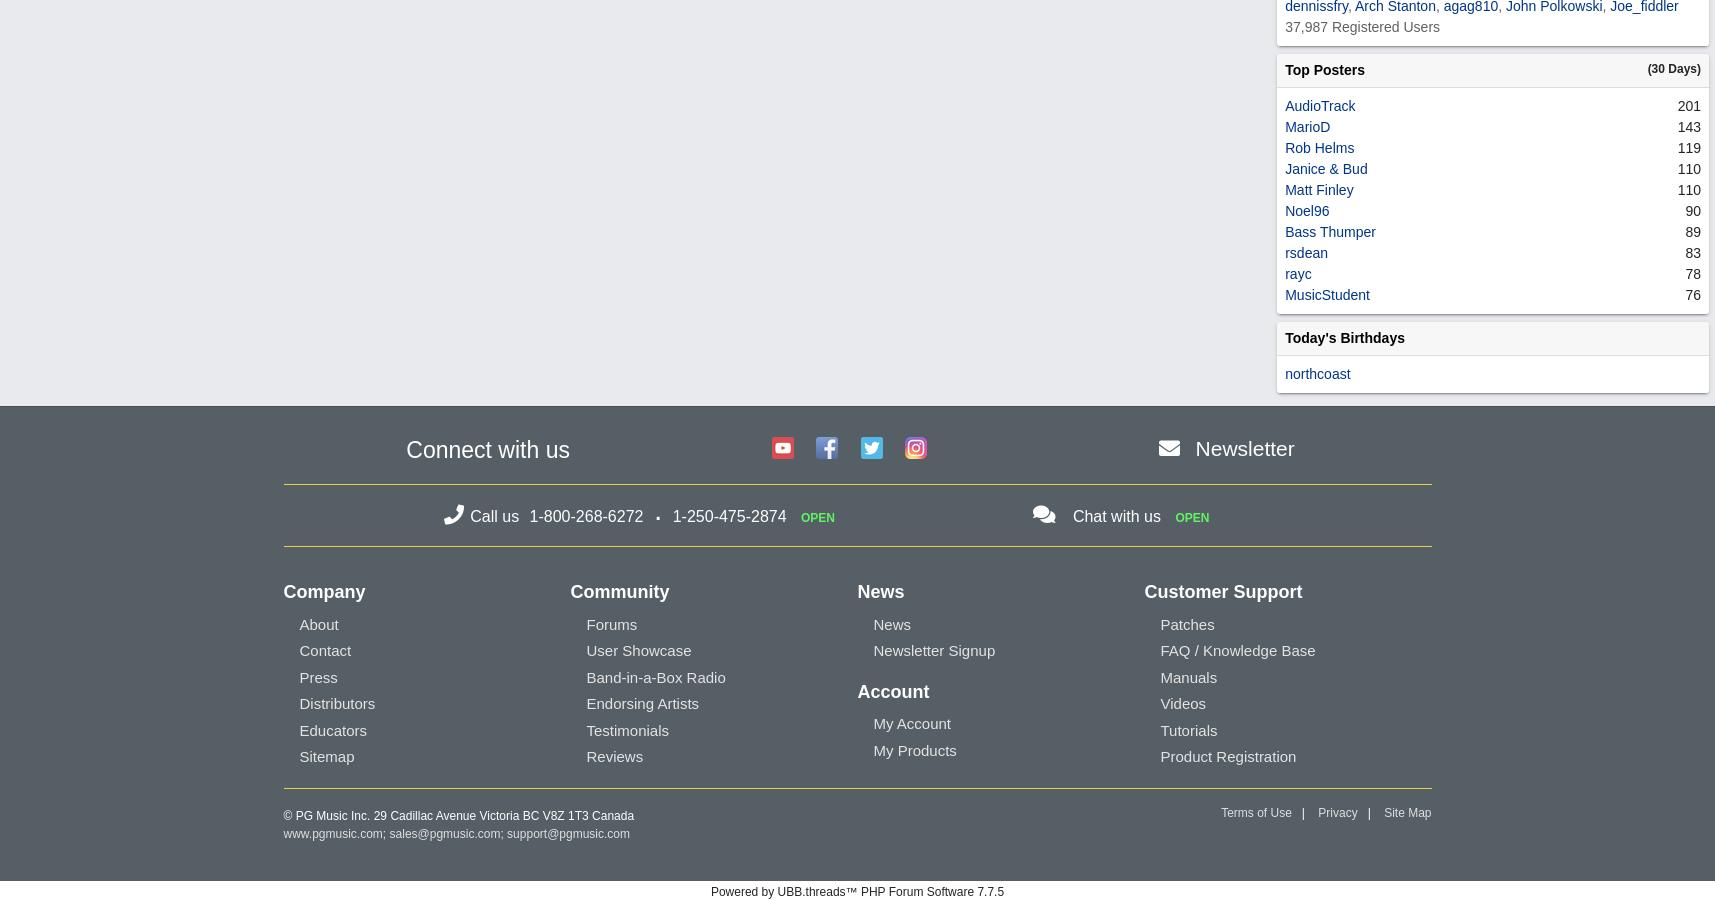 This screenshot has height=901, width=1715. Describe the element at coordinates (872, 722) in the screenshot. I see `'My Account'` at that location.